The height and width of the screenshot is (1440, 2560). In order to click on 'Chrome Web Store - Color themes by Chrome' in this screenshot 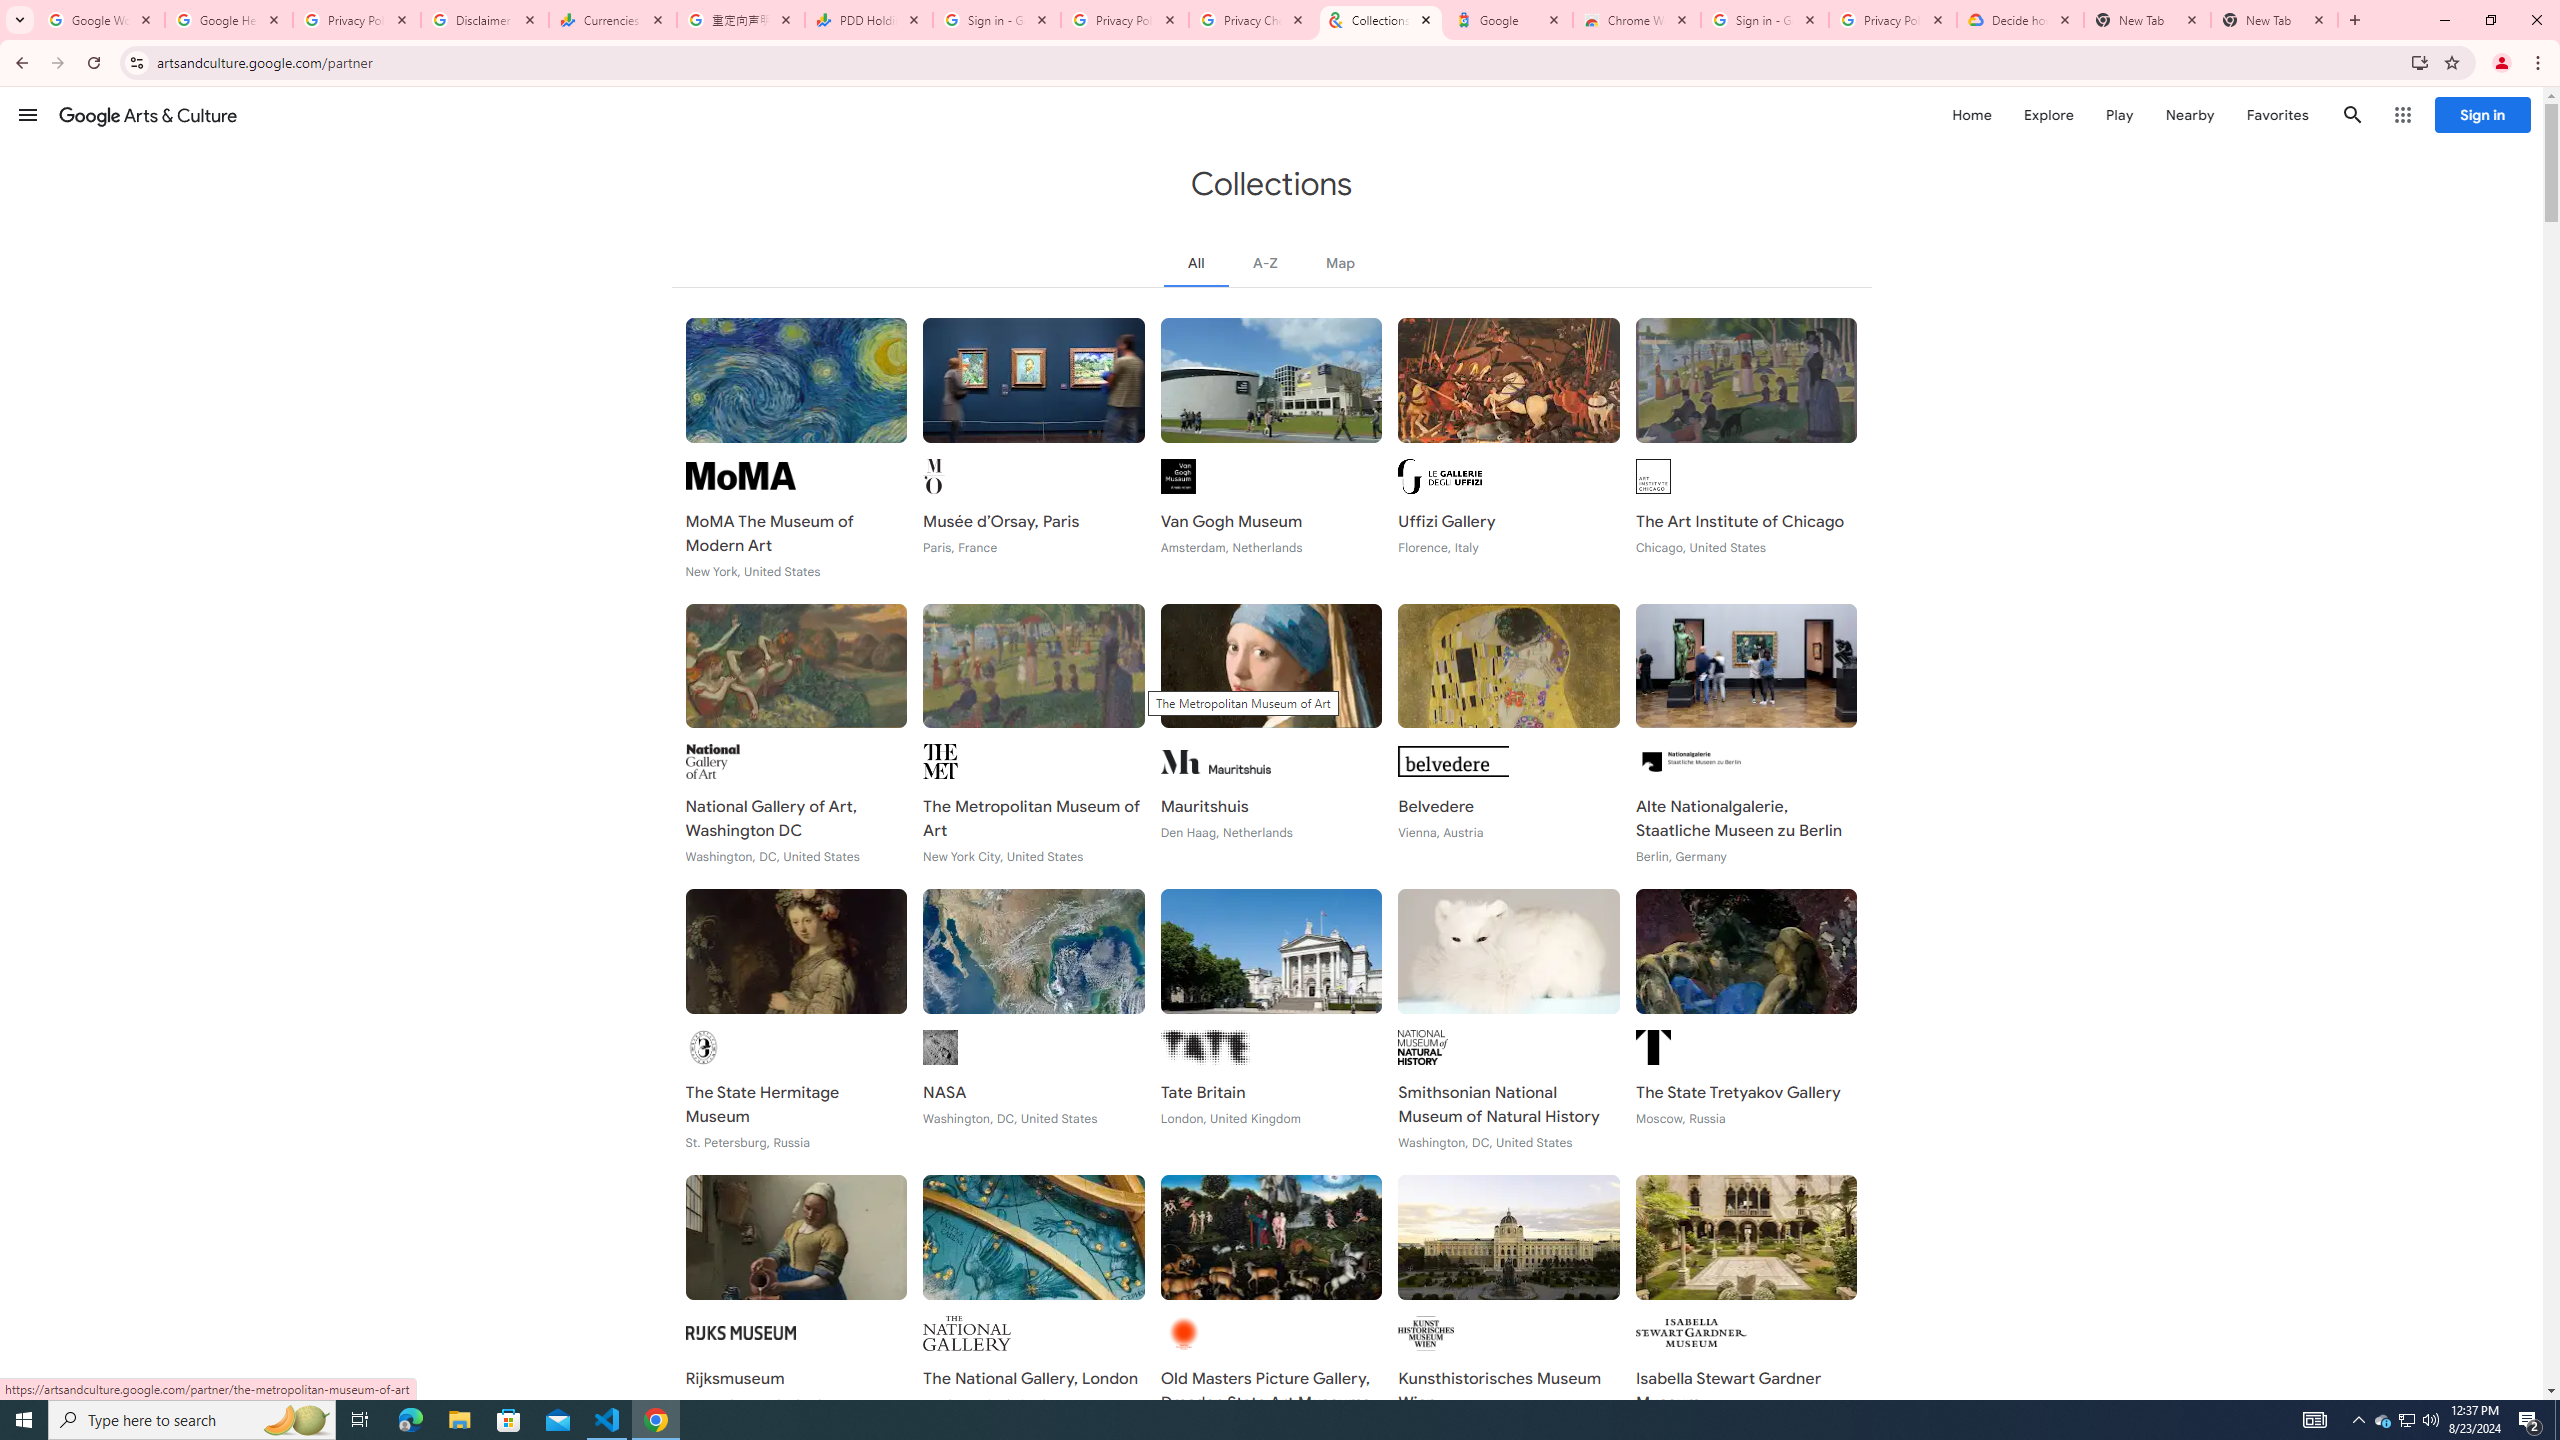, I will do `click(1636, 19)`.